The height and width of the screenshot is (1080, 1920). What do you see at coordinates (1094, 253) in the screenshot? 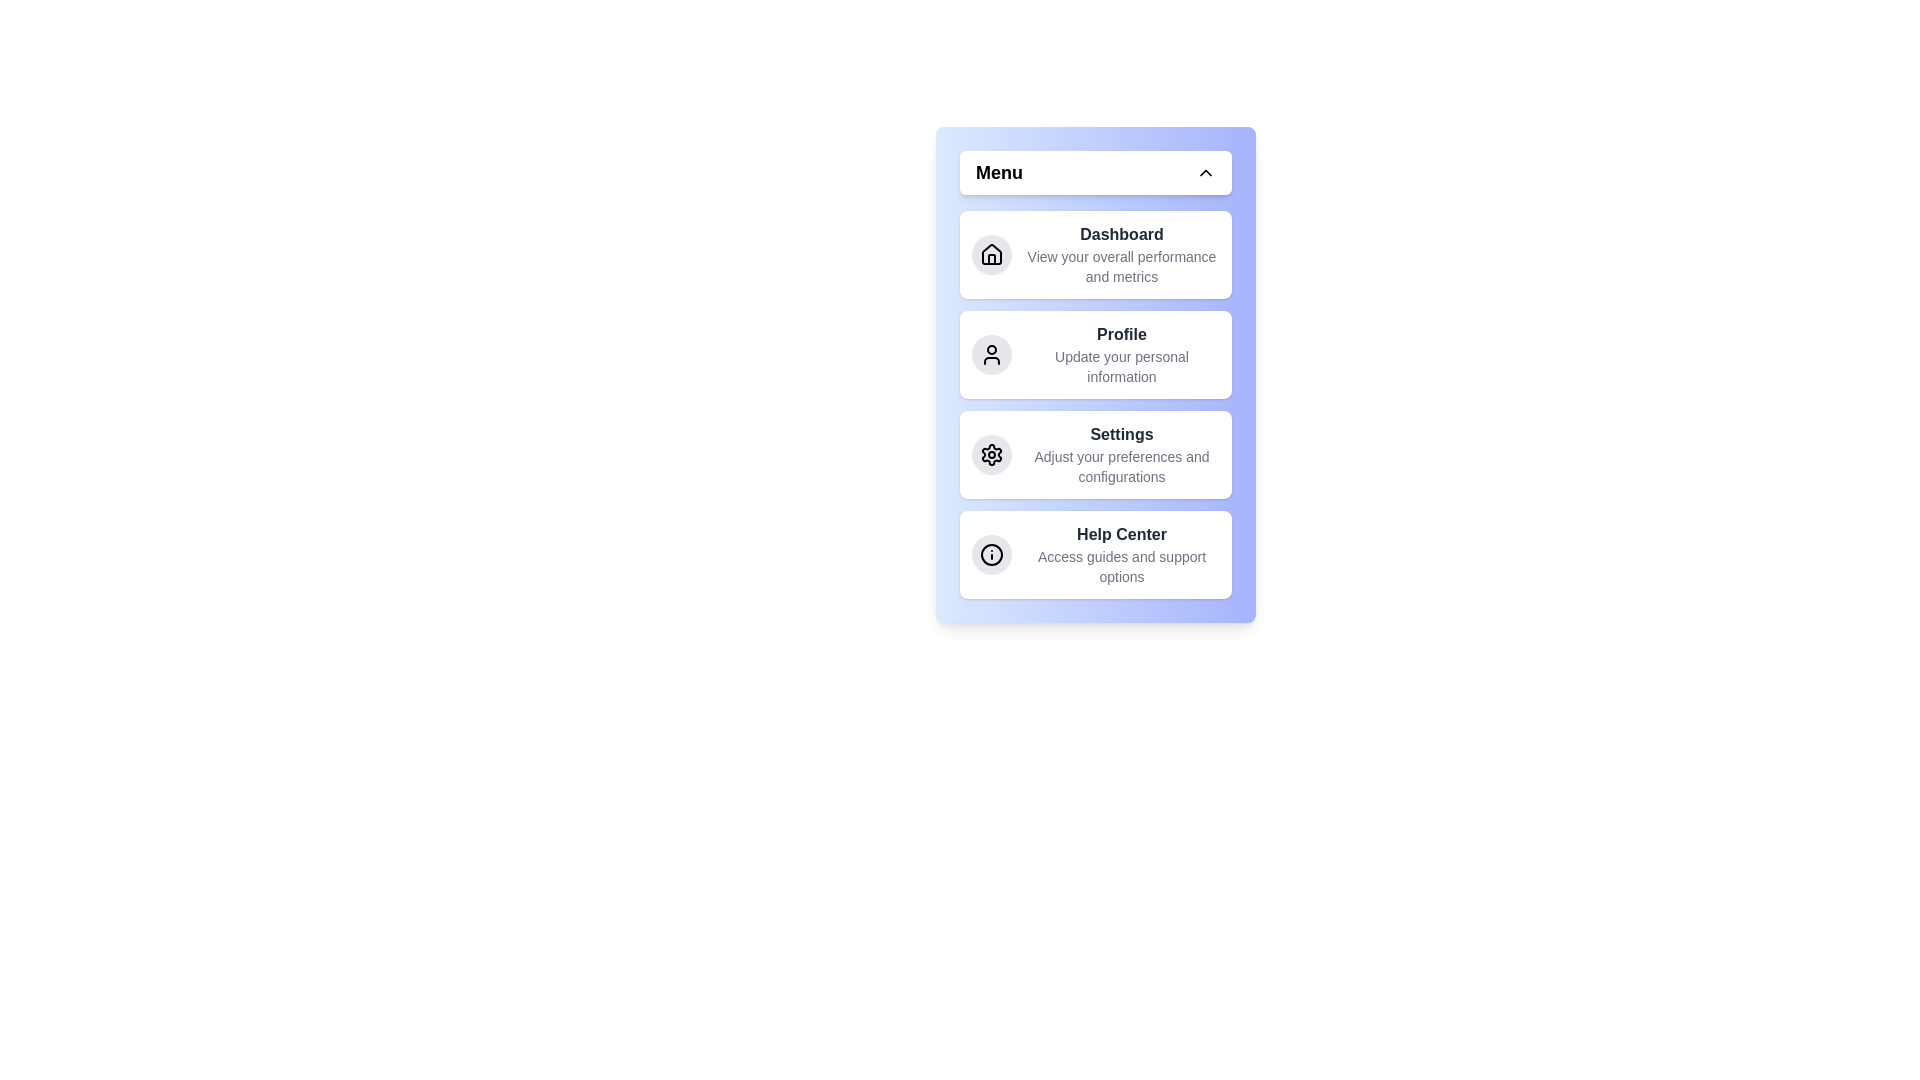
I see `the menu item Dashboard to observe the hover effect` at bounding box center [1094, 253].